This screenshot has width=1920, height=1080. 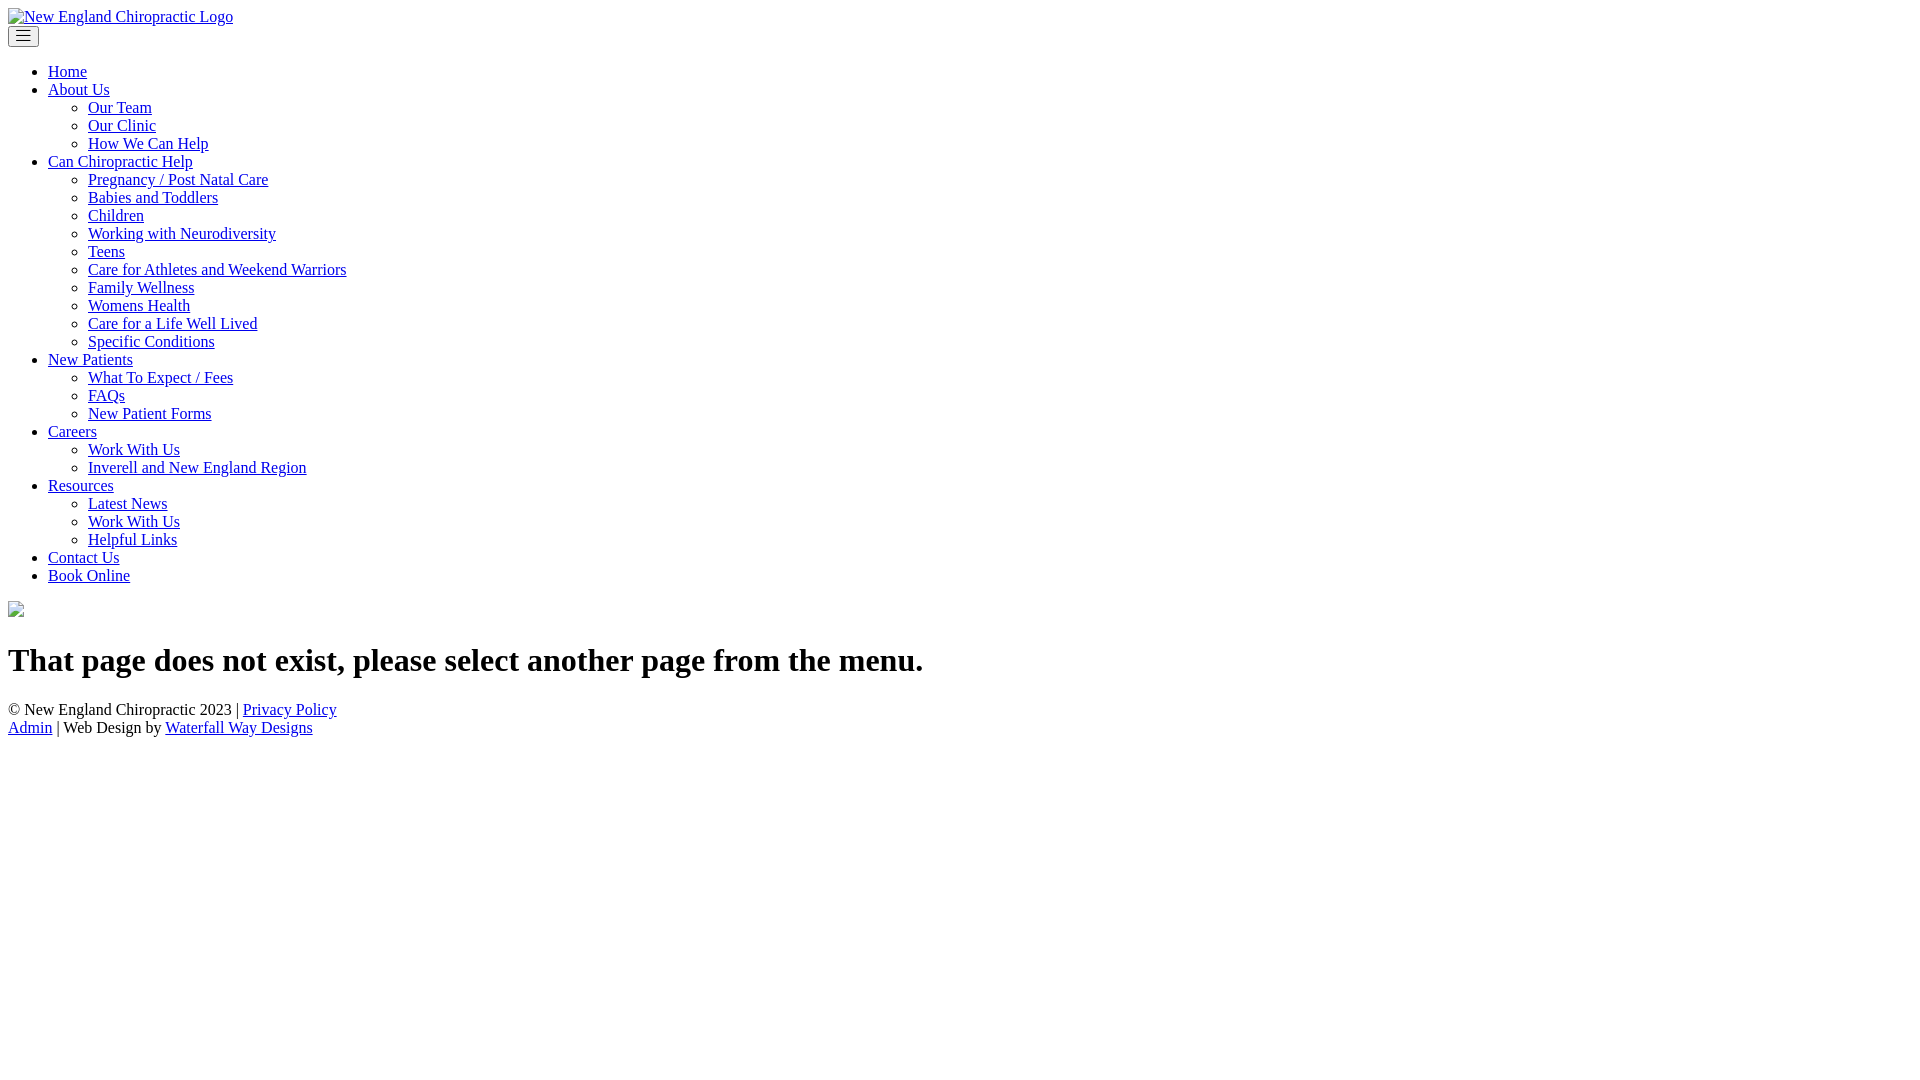 What do you see at coordinates (152, 197) in the screenshot?
I see `'Babies and Toddlers'` at bounding box center [152, 197].